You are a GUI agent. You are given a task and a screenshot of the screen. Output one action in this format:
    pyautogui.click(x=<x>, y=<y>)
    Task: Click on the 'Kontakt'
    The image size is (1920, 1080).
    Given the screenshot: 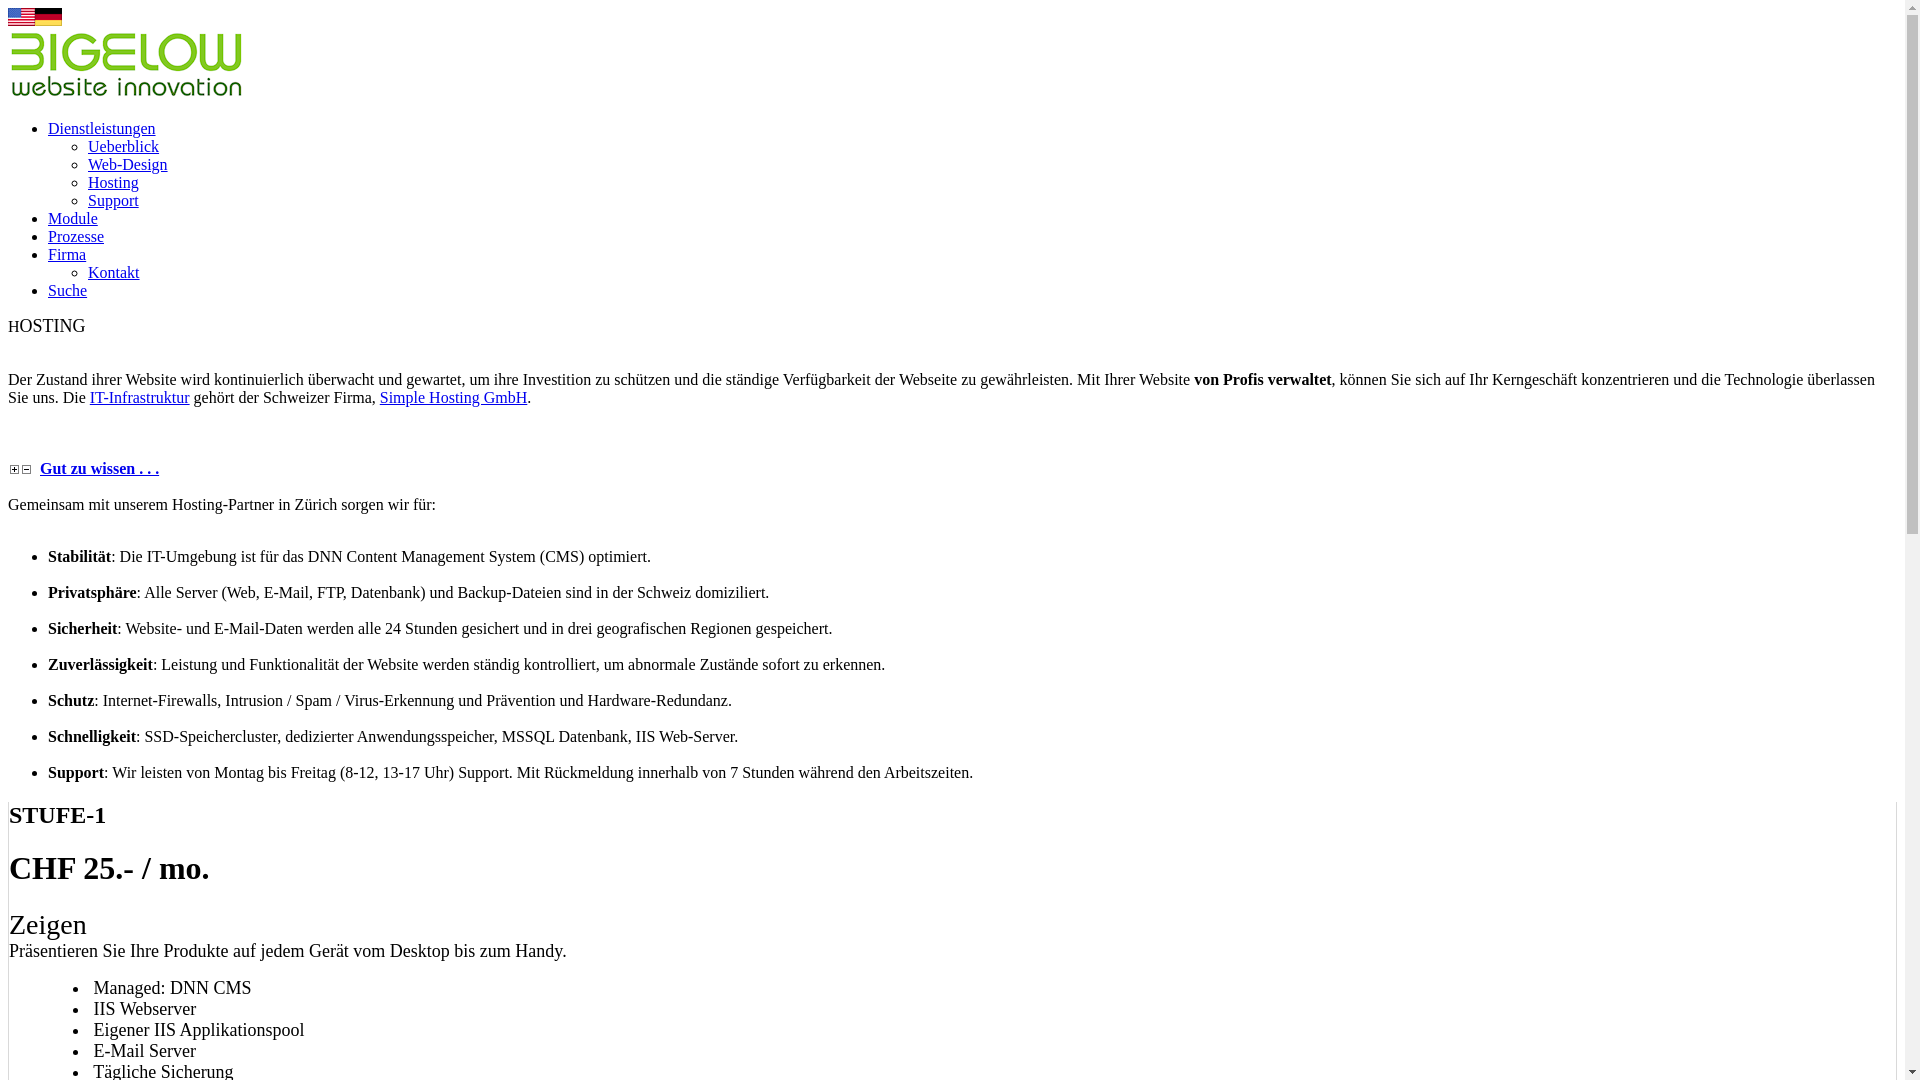 What is the action you would take?
    pyautogui.click(x=113, y=272)
    